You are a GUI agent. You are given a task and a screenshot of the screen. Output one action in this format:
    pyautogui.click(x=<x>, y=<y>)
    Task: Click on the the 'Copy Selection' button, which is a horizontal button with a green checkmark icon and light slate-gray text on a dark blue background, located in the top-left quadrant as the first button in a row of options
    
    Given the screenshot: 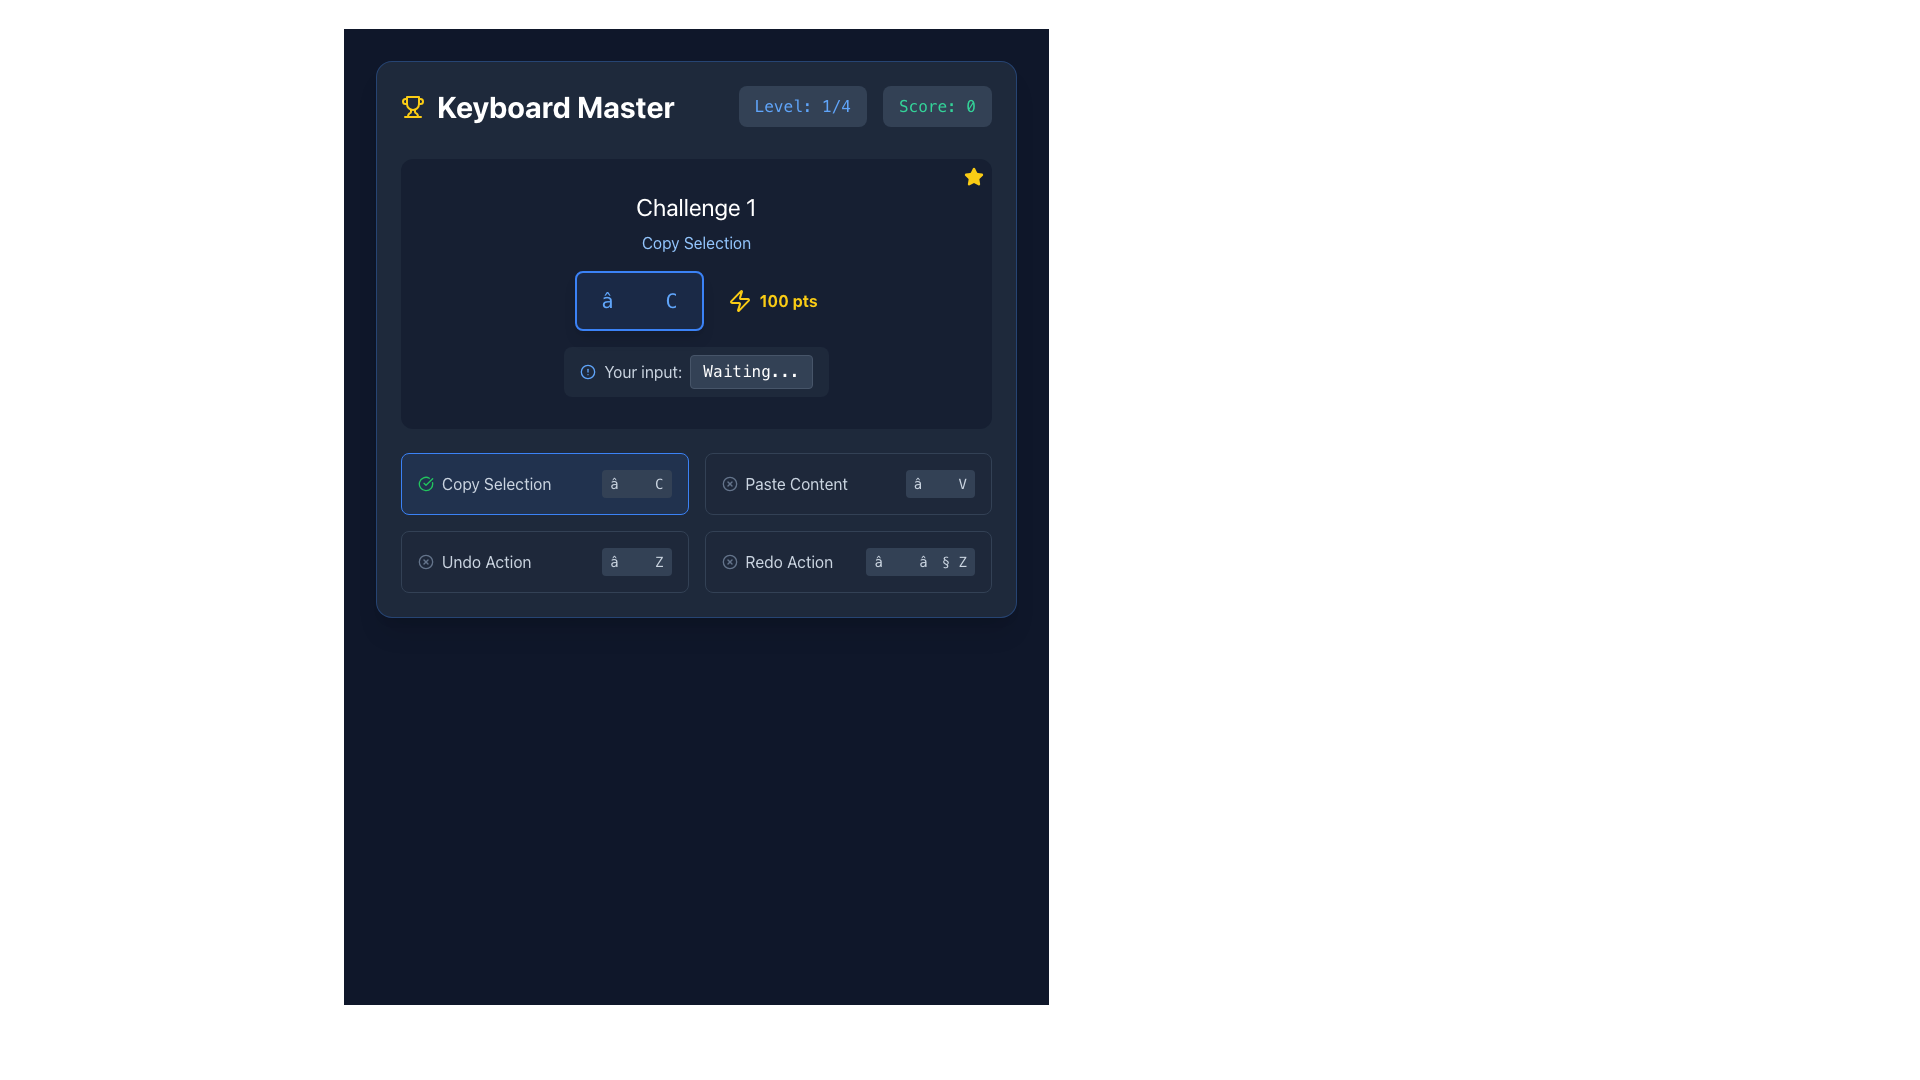 What is the action you would take?
    pyautogui.click(x=484, y=483)
    